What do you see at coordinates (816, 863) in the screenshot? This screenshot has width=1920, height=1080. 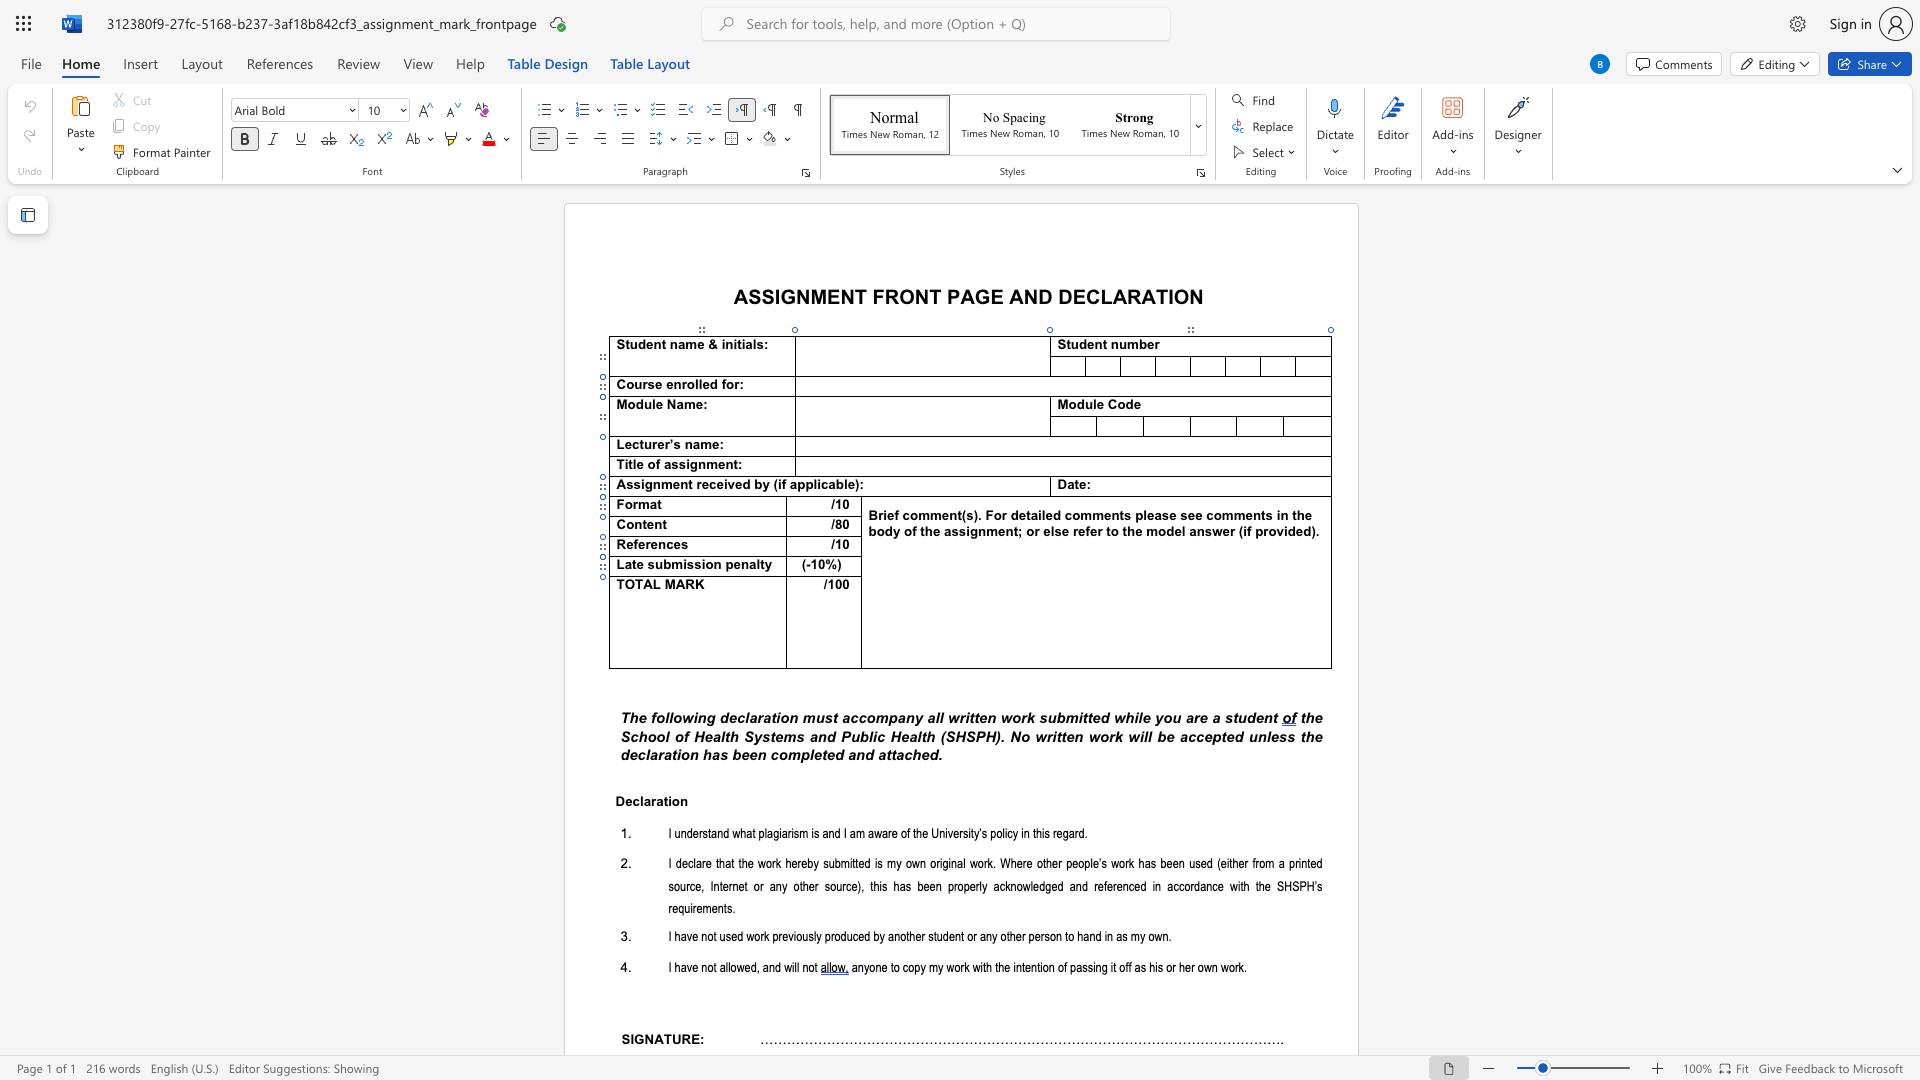 I see `the 1th character "y" in the text` at bounding box center [816, 863].